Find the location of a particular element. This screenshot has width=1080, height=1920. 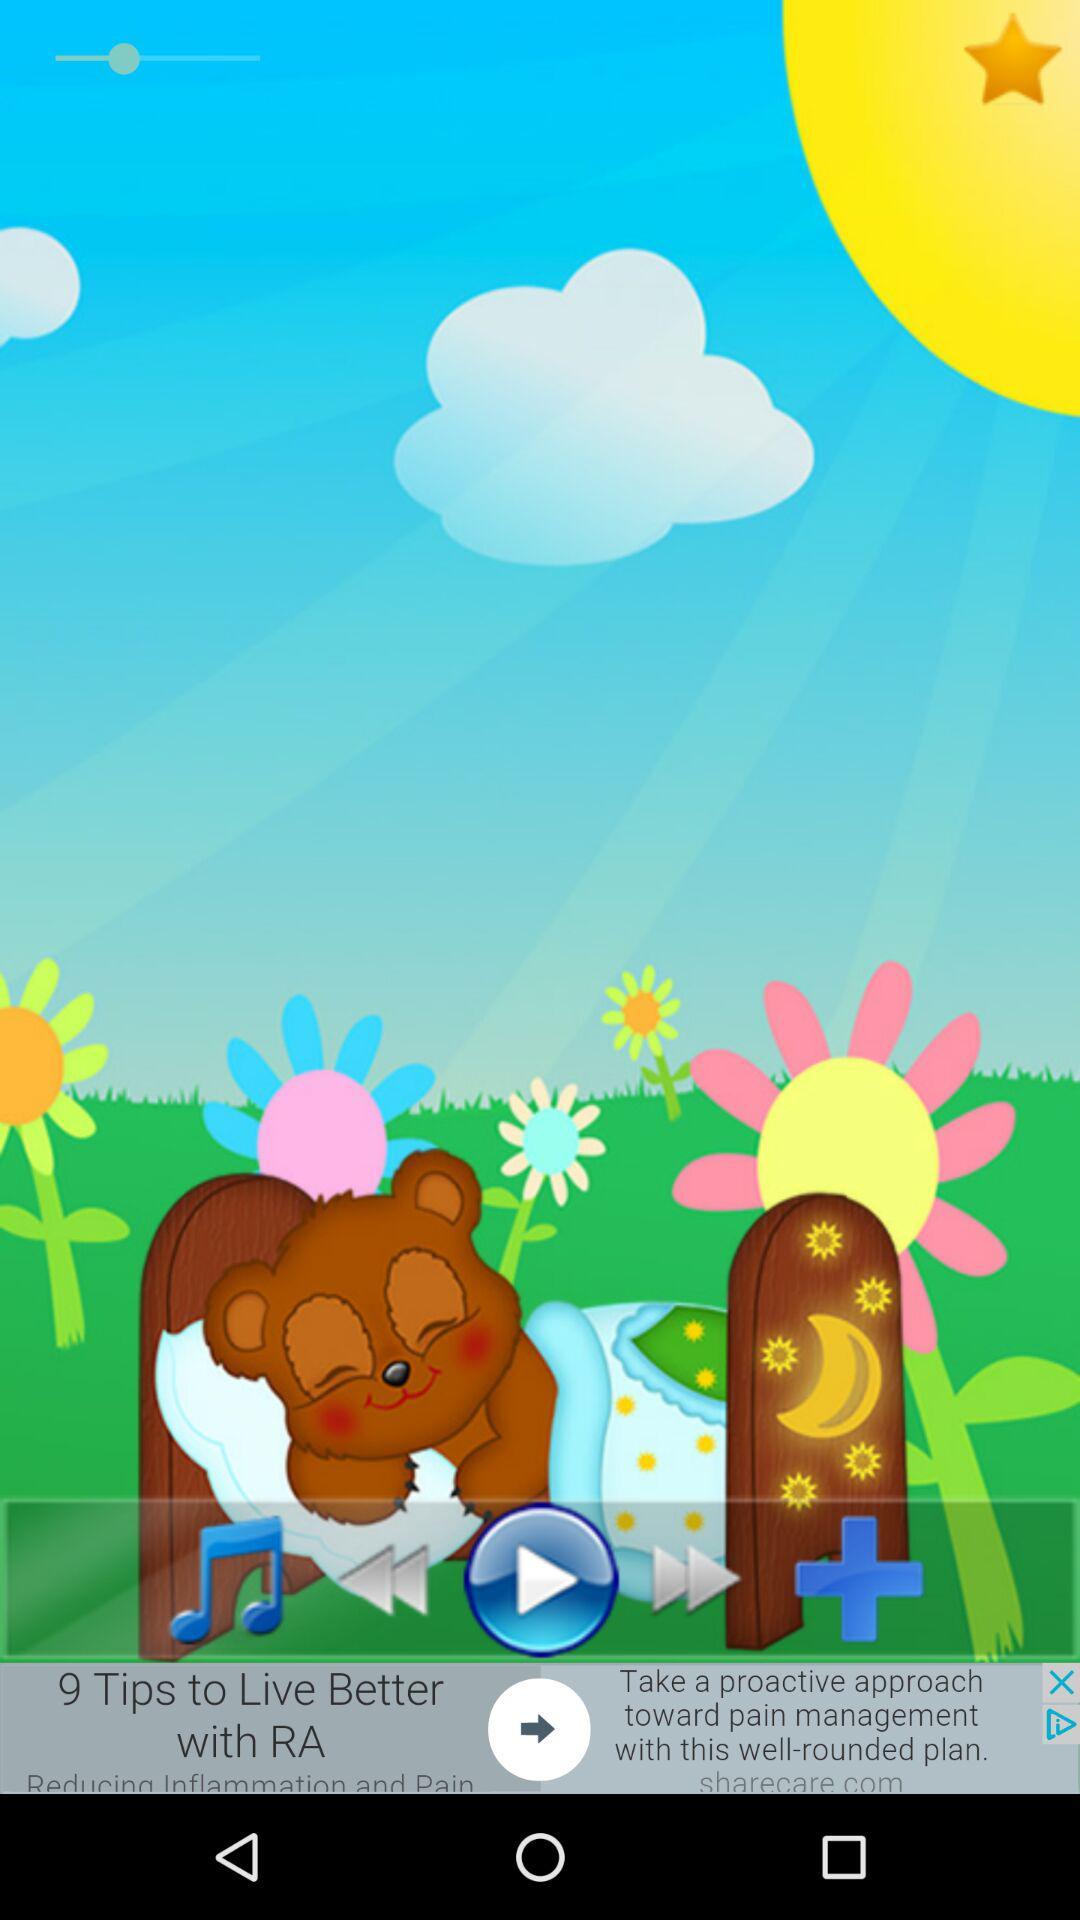

play is located at coordinates (540, 1577).